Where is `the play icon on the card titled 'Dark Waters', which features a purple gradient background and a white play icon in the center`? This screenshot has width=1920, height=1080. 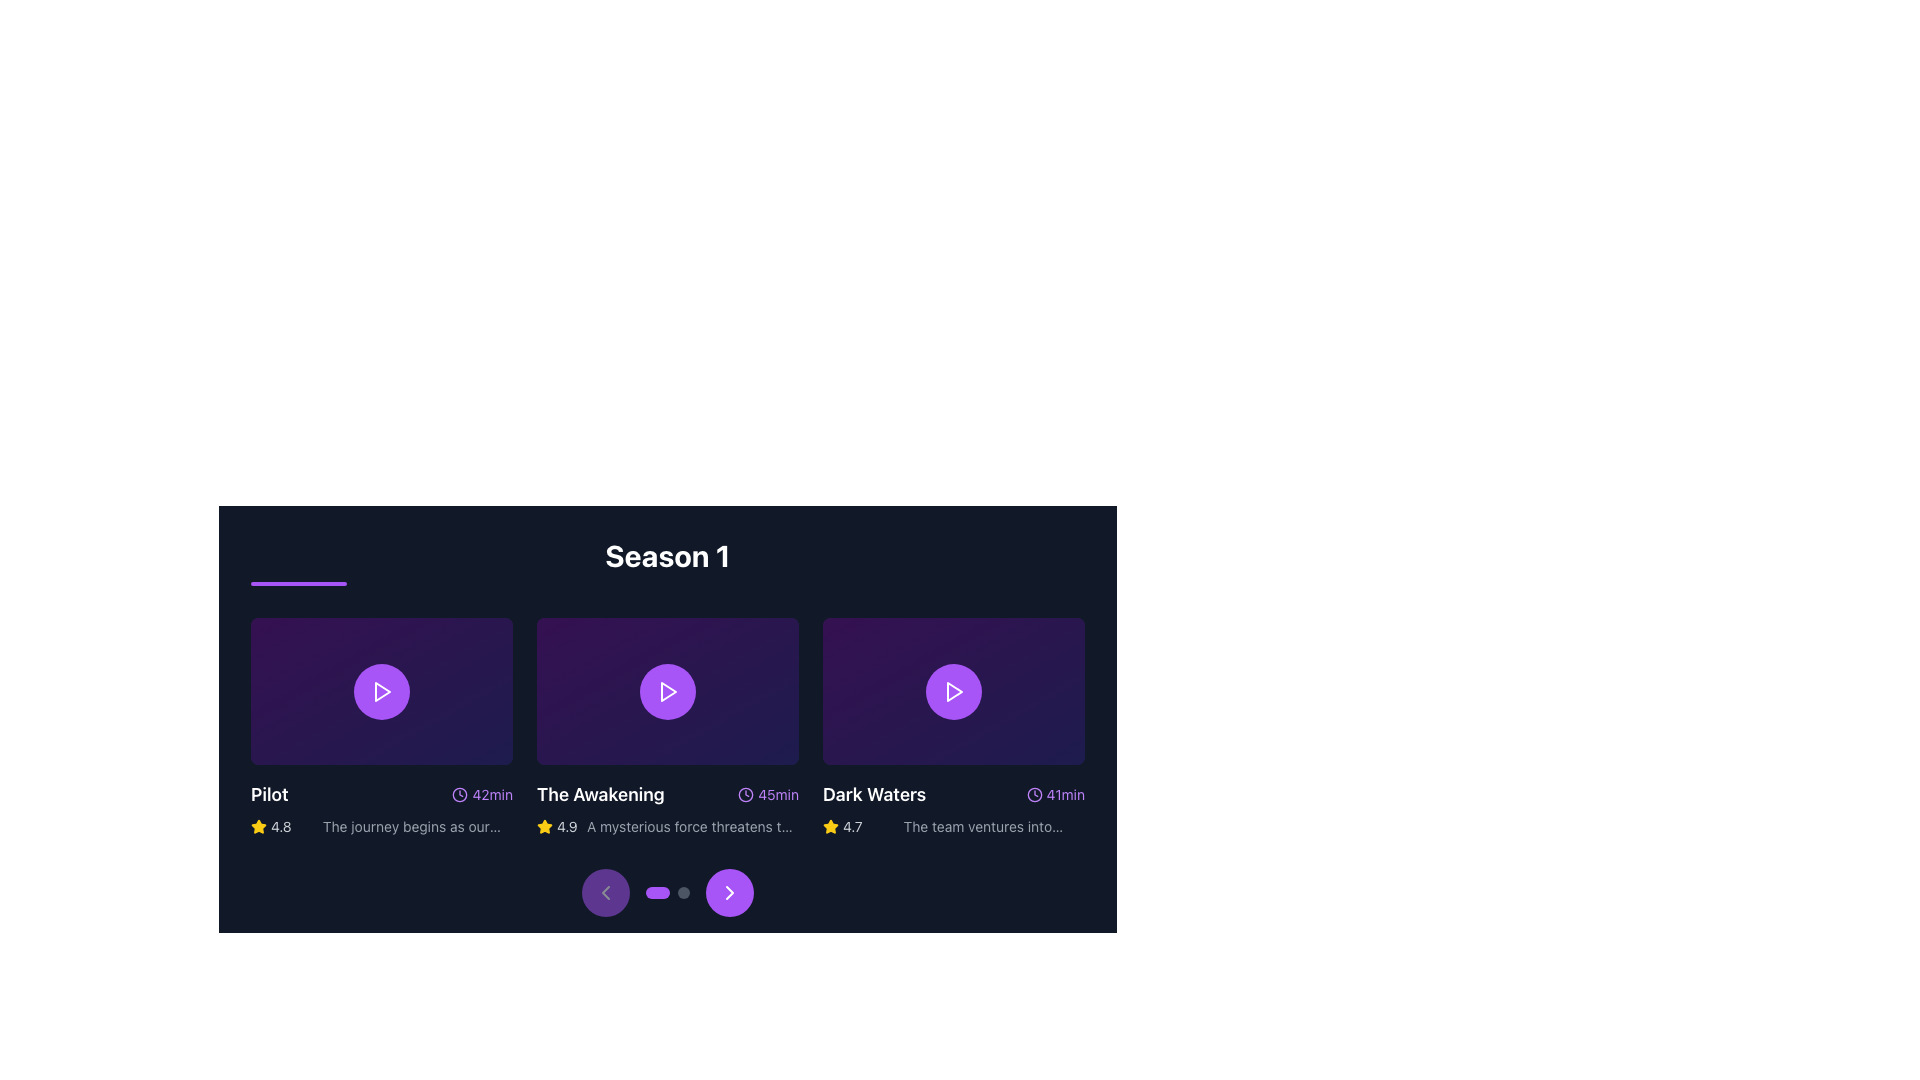
the play icon on the card titled 'Dark Waters', which features a purple gradient background and a white play icon in the center is located at coordinates (953, 726).